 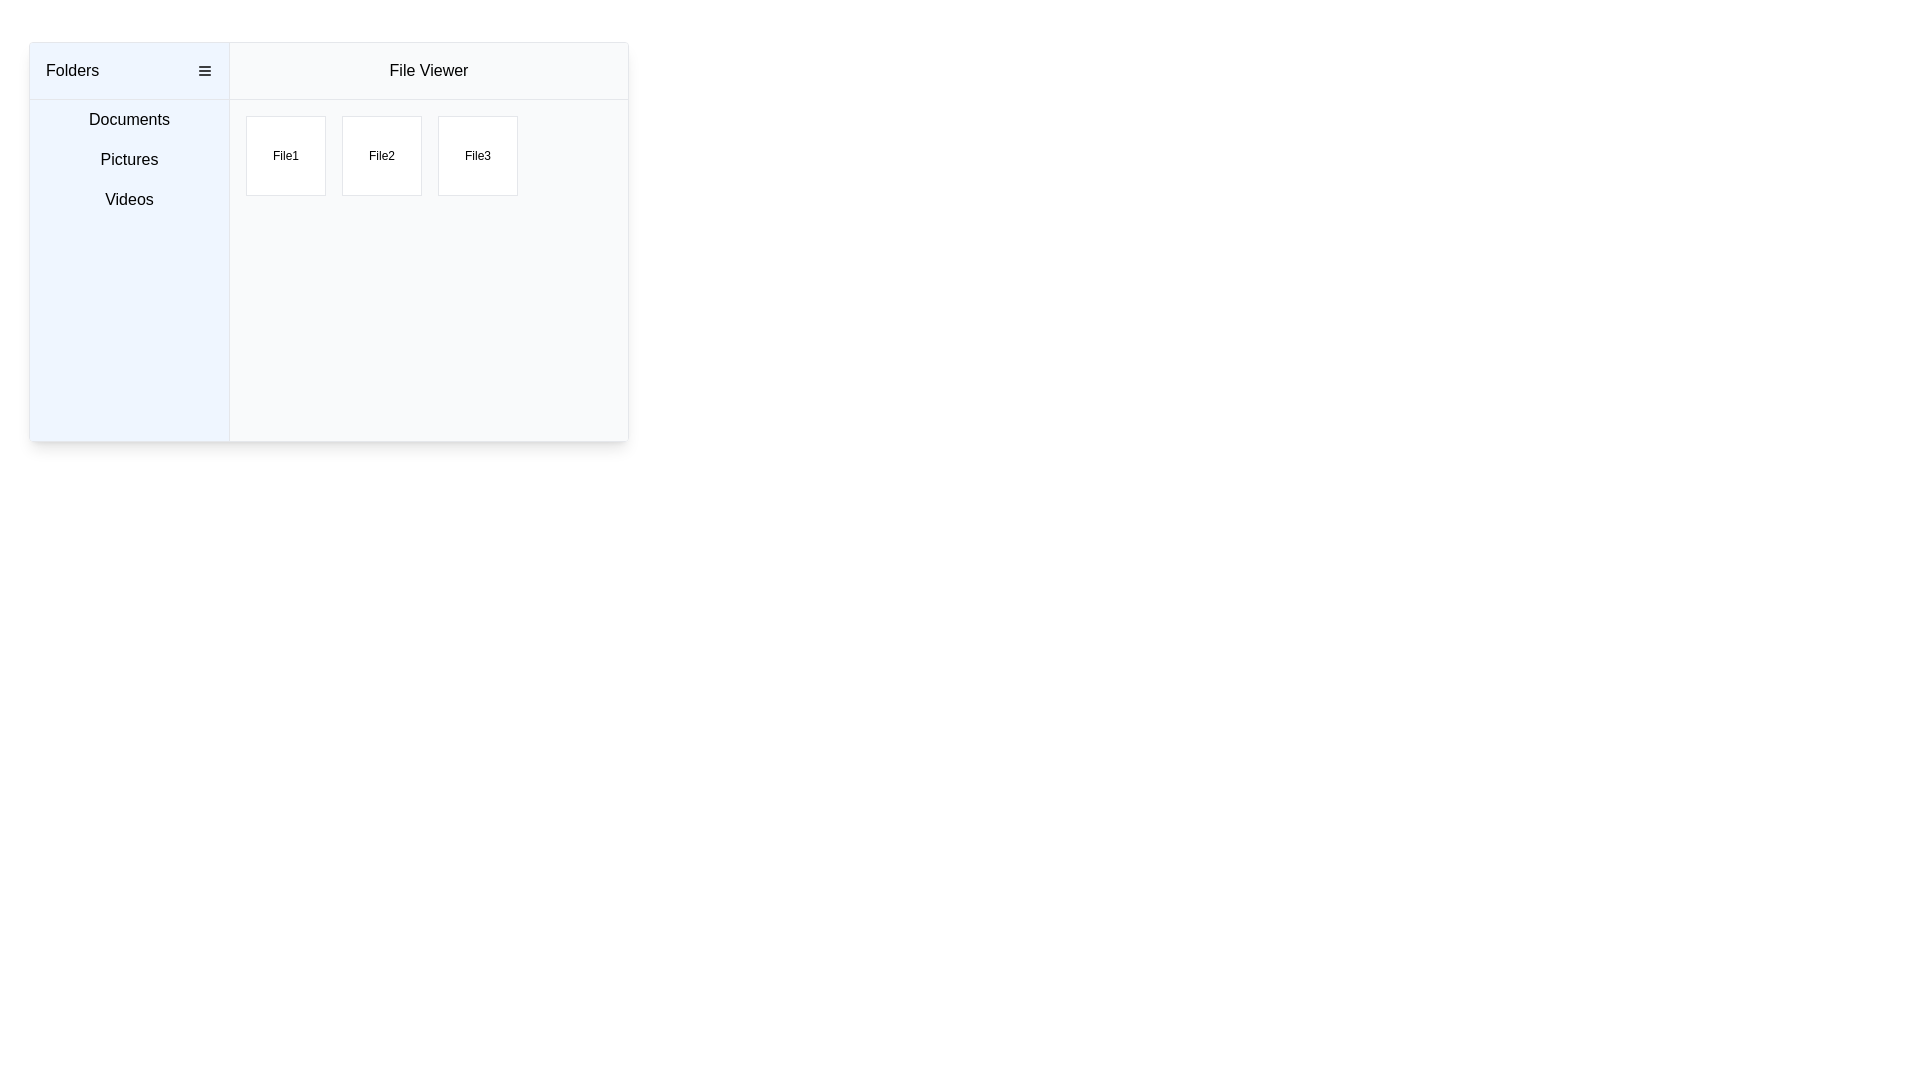 What do you see at coordinates (477, 154) in the screenshot?
I see `the static text label that identifies the associated file as 'File3', located in the third column under the 'File Viewer' header` at bounding box center [477, 154].